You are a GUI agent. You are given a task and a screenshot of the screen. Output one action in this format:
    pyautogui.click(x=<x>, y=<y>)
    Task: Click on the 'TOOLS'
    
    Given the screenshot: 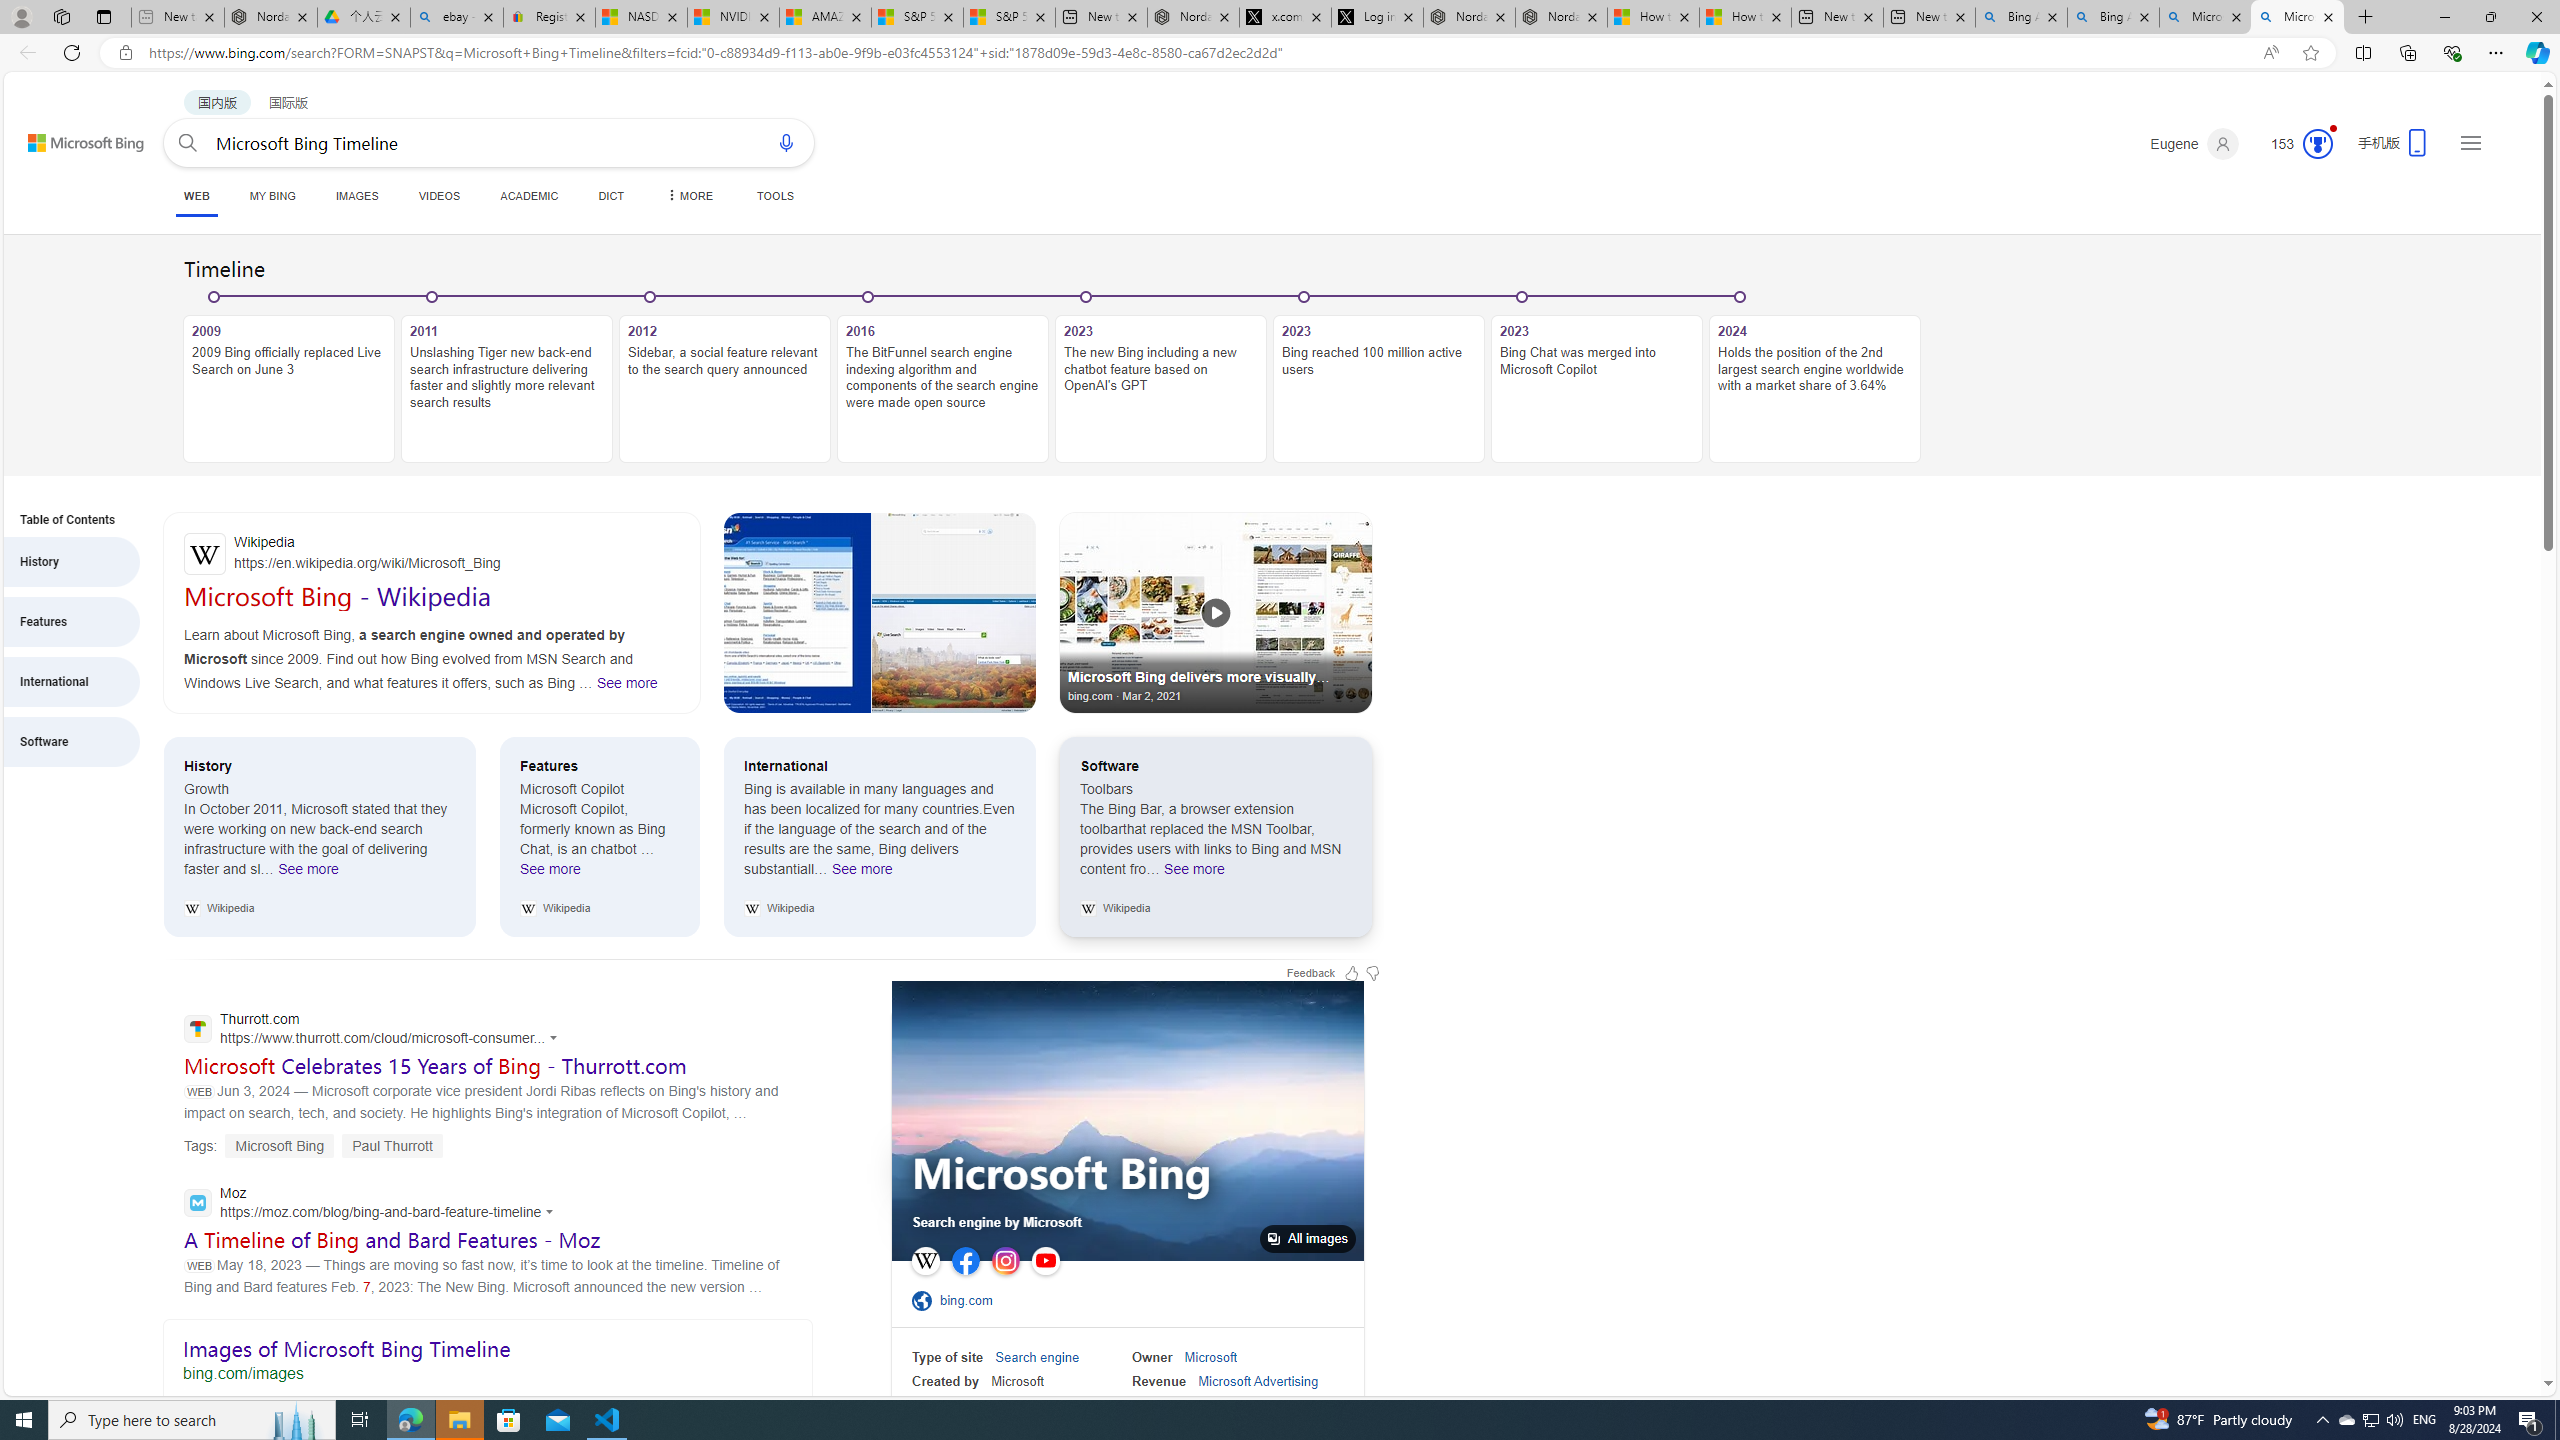 What is the action you would take?
    pyautogui.click(x=774, y=195)
    